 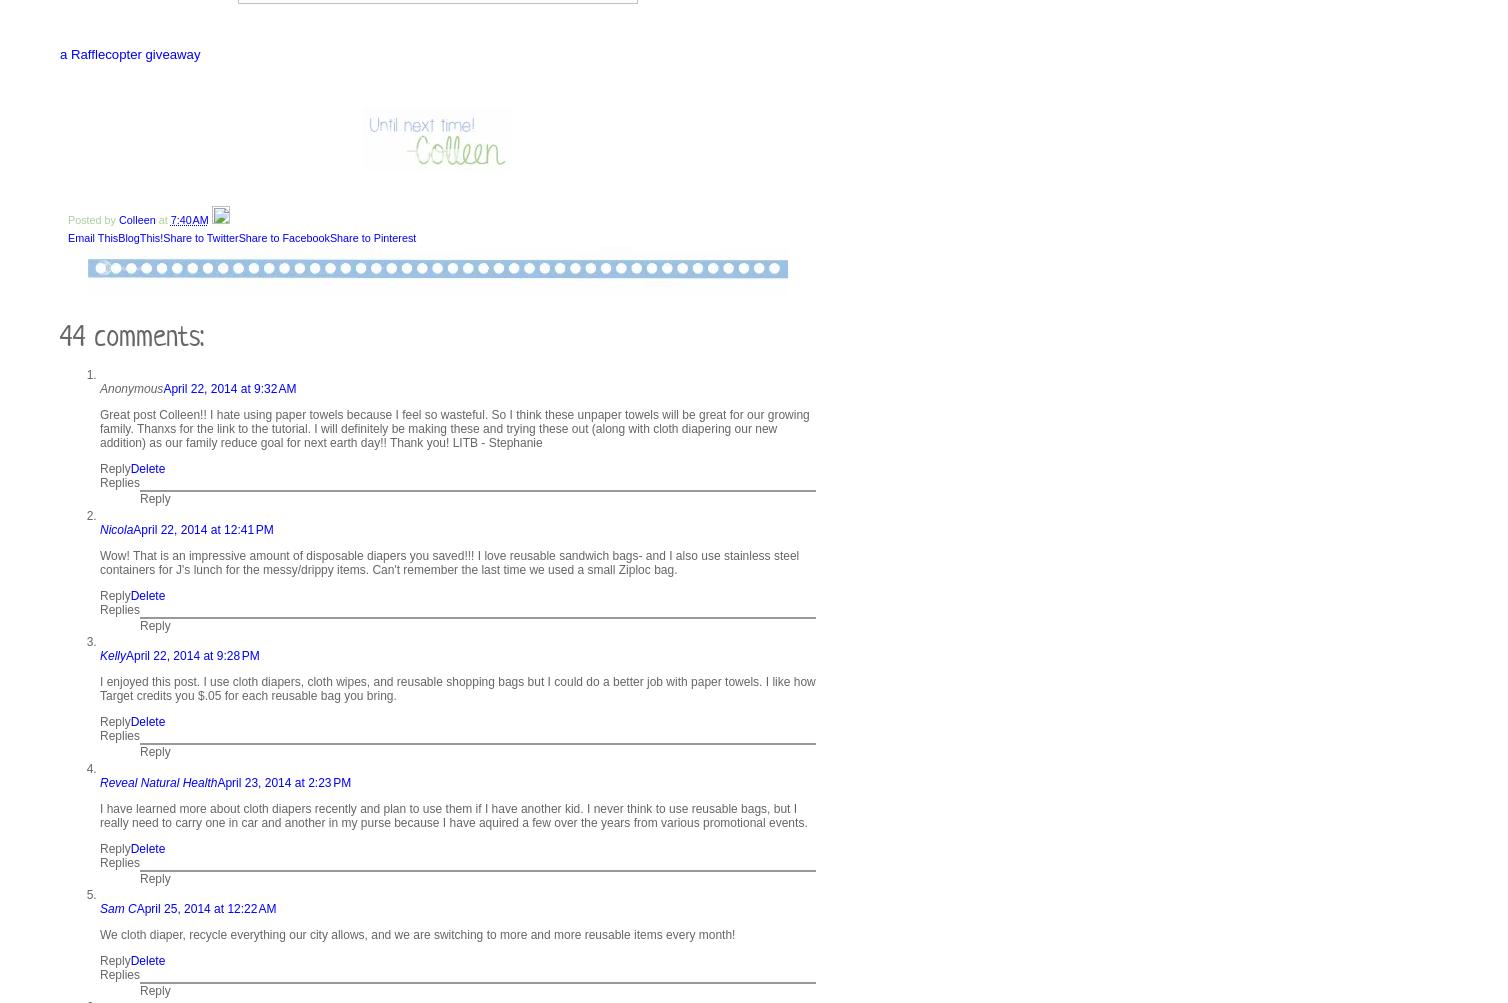 What do you see at coordinates (68, 219) in the screenshot?
I see `'Posted by'` at bounding box center [68, 219].